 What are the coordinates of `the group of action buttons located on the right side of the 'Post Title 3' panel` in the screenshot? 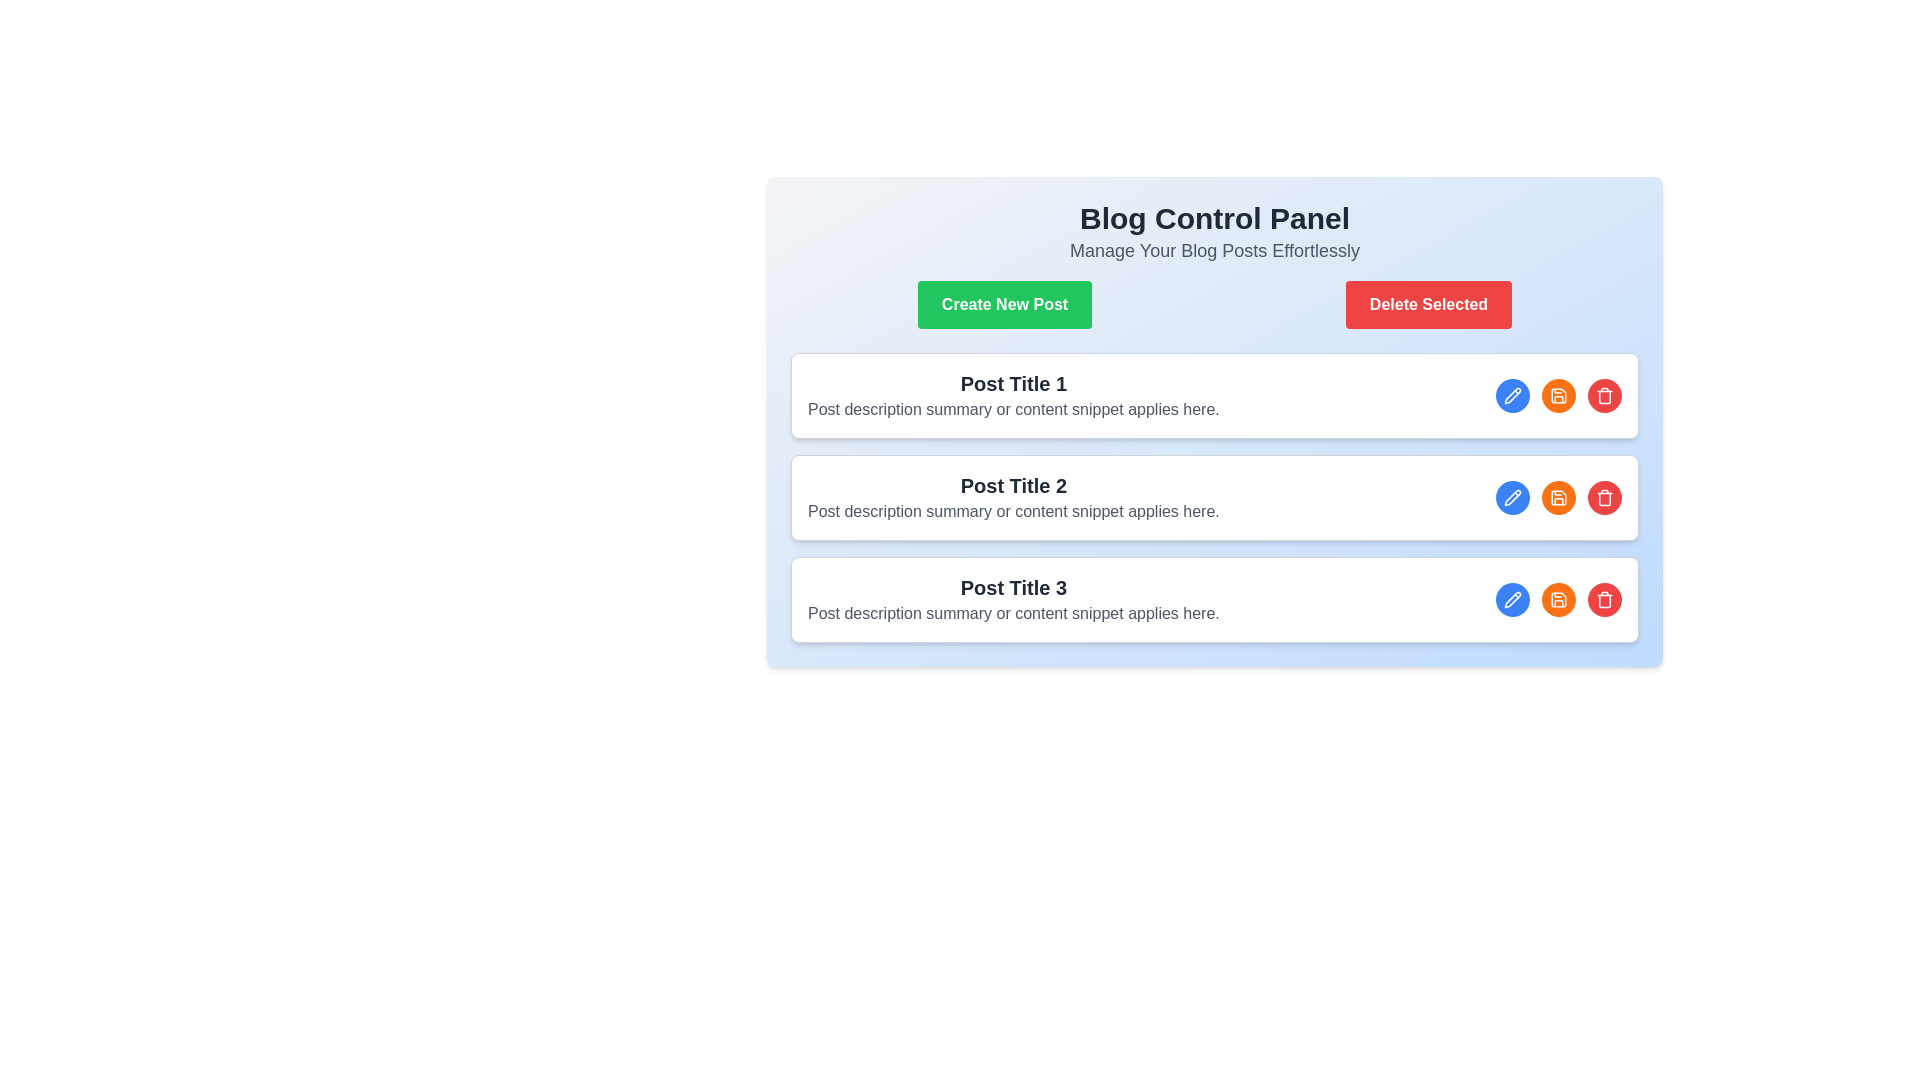 It's located at (1558, 599).